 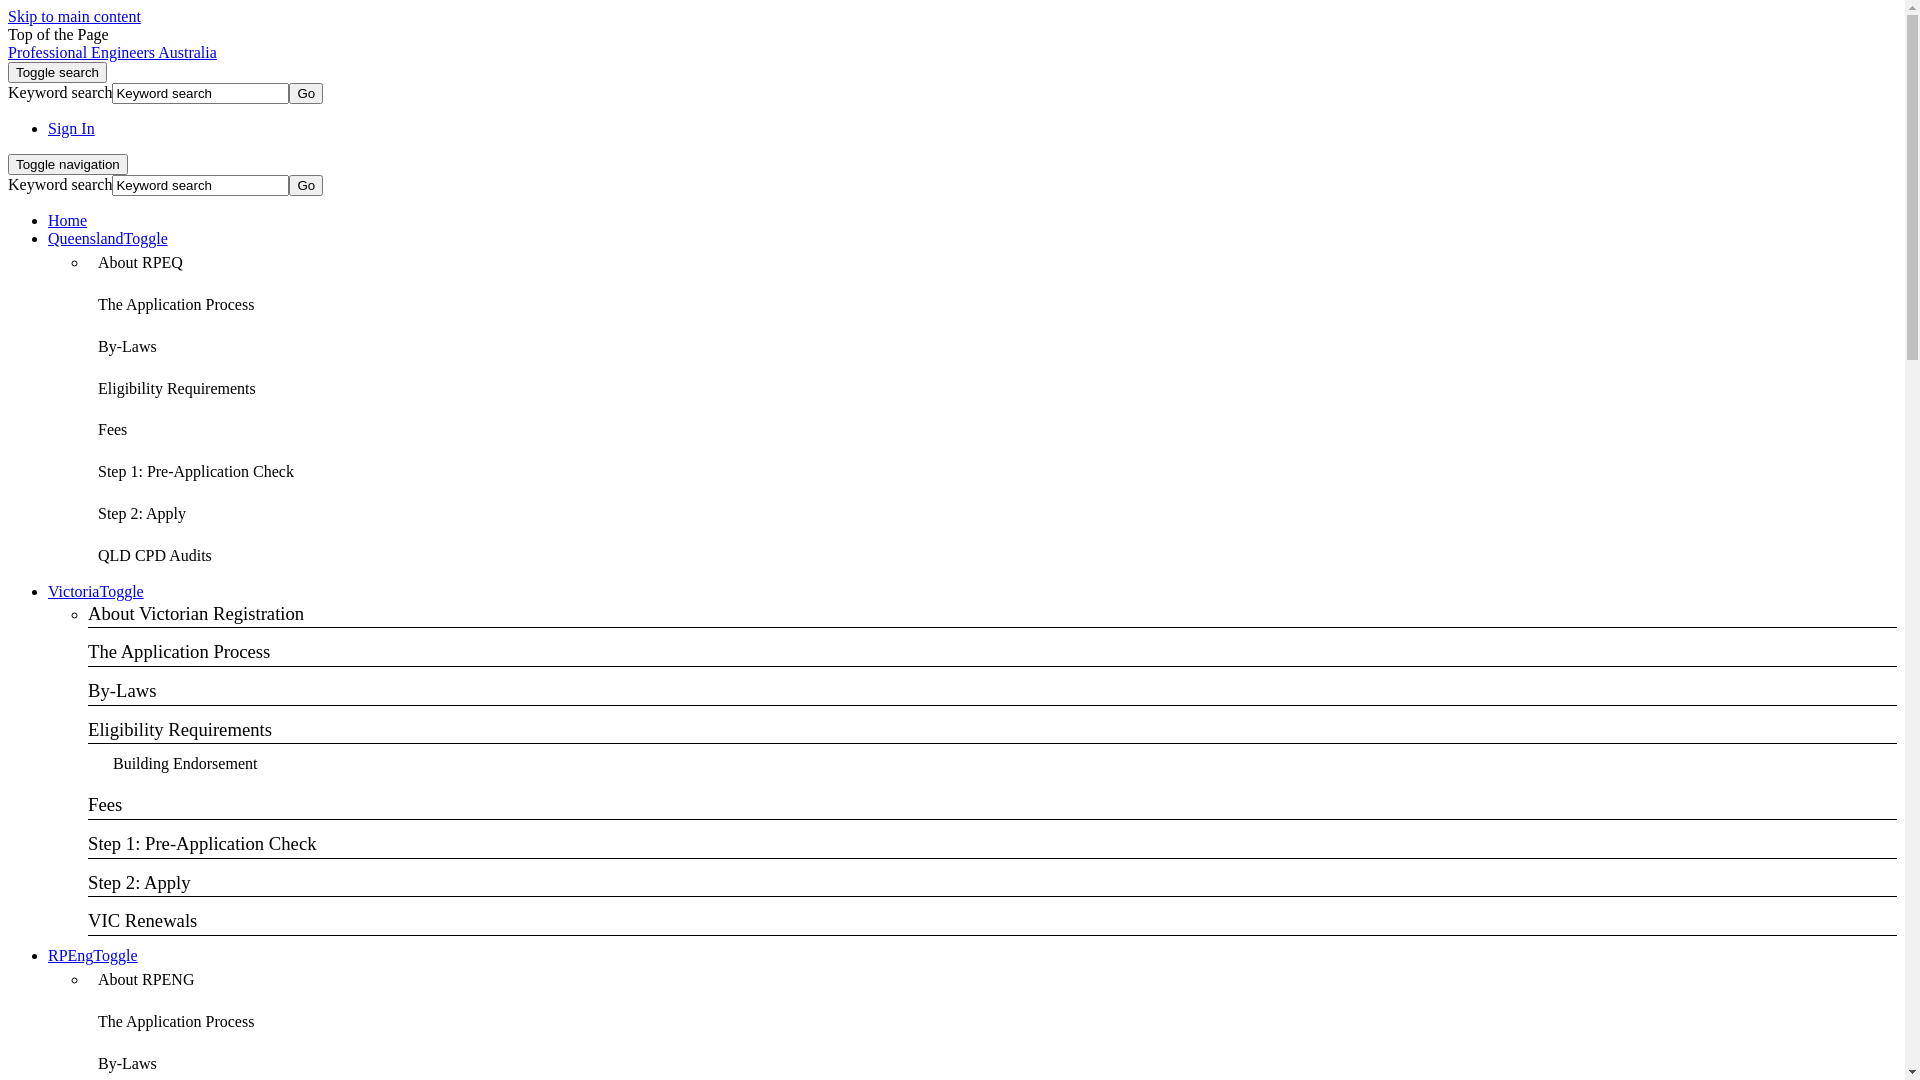 What do you see at coordinates (67, 220) in the screenshot?
I see `'Home'` at bounding box center [67, 220].